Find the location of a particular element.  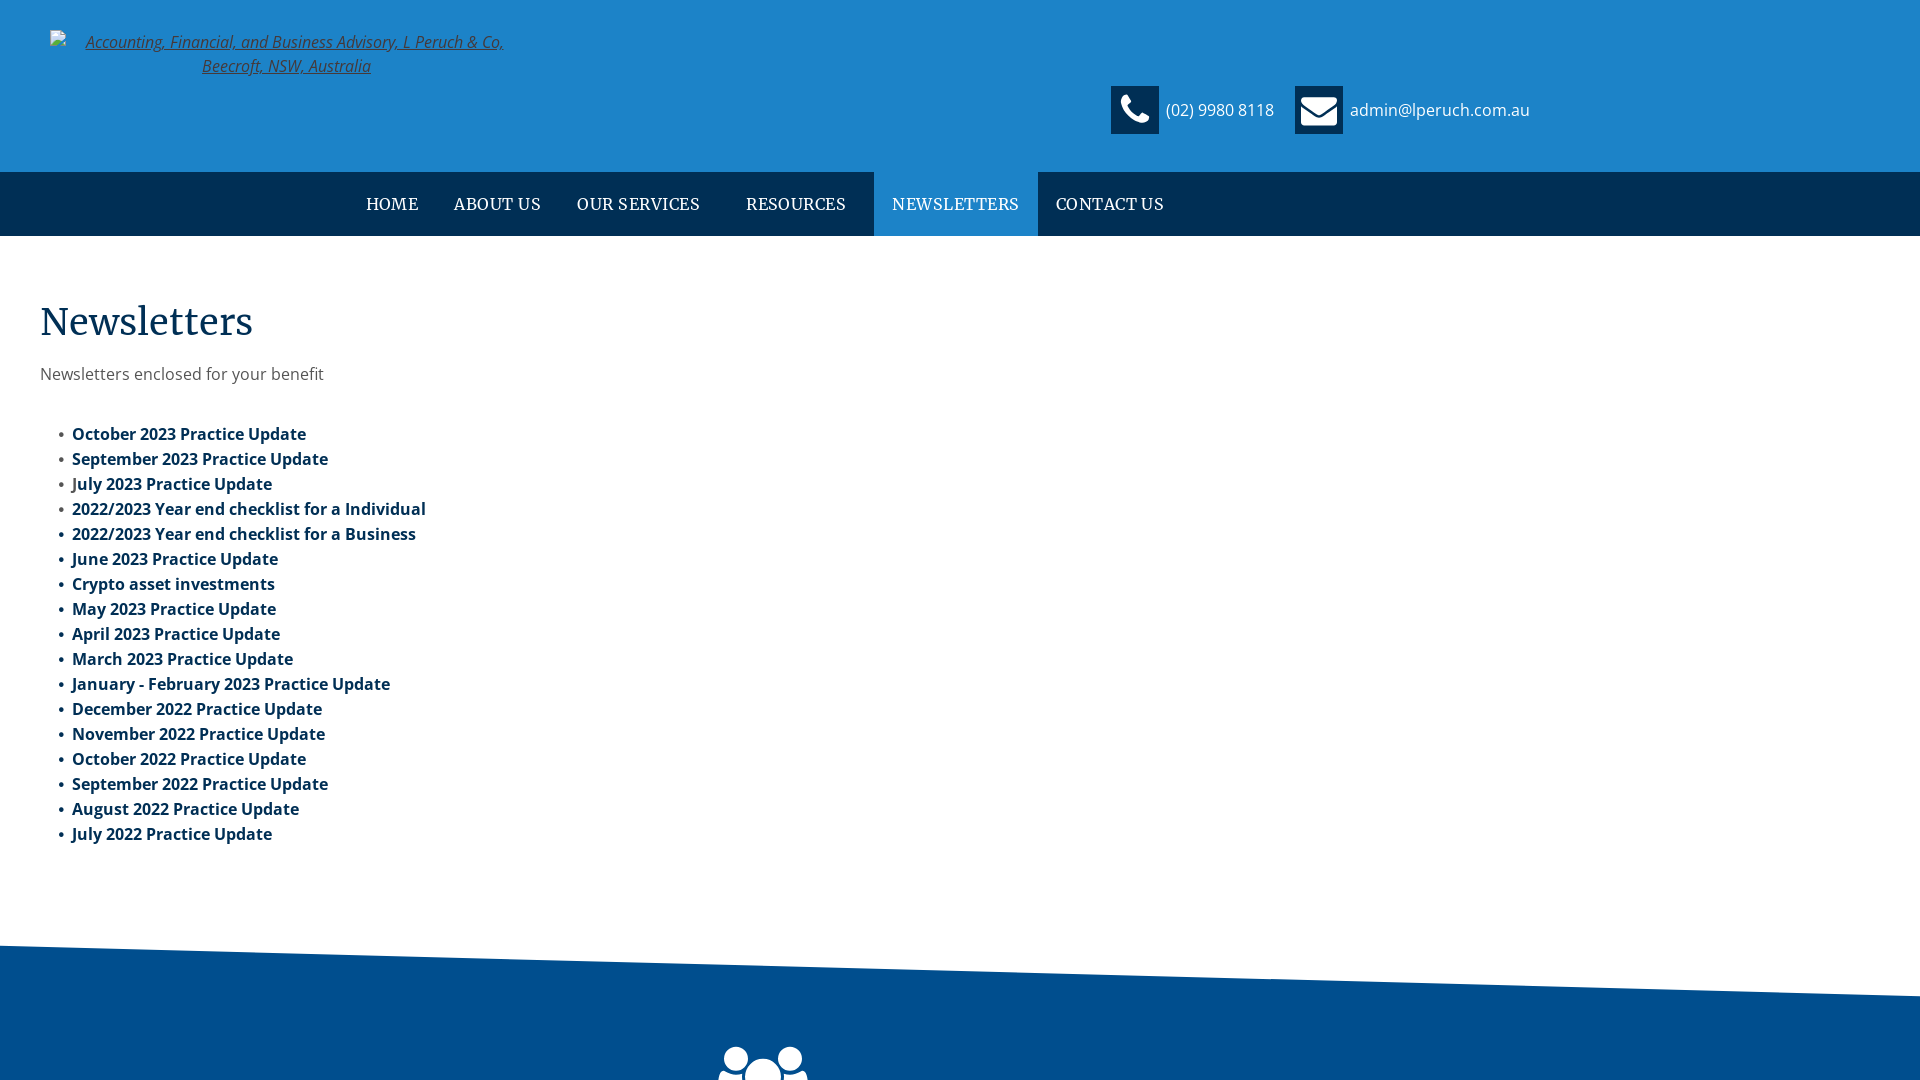

'2022/2023 Year end checklist for a Business' is located at coordinates (243, 532).